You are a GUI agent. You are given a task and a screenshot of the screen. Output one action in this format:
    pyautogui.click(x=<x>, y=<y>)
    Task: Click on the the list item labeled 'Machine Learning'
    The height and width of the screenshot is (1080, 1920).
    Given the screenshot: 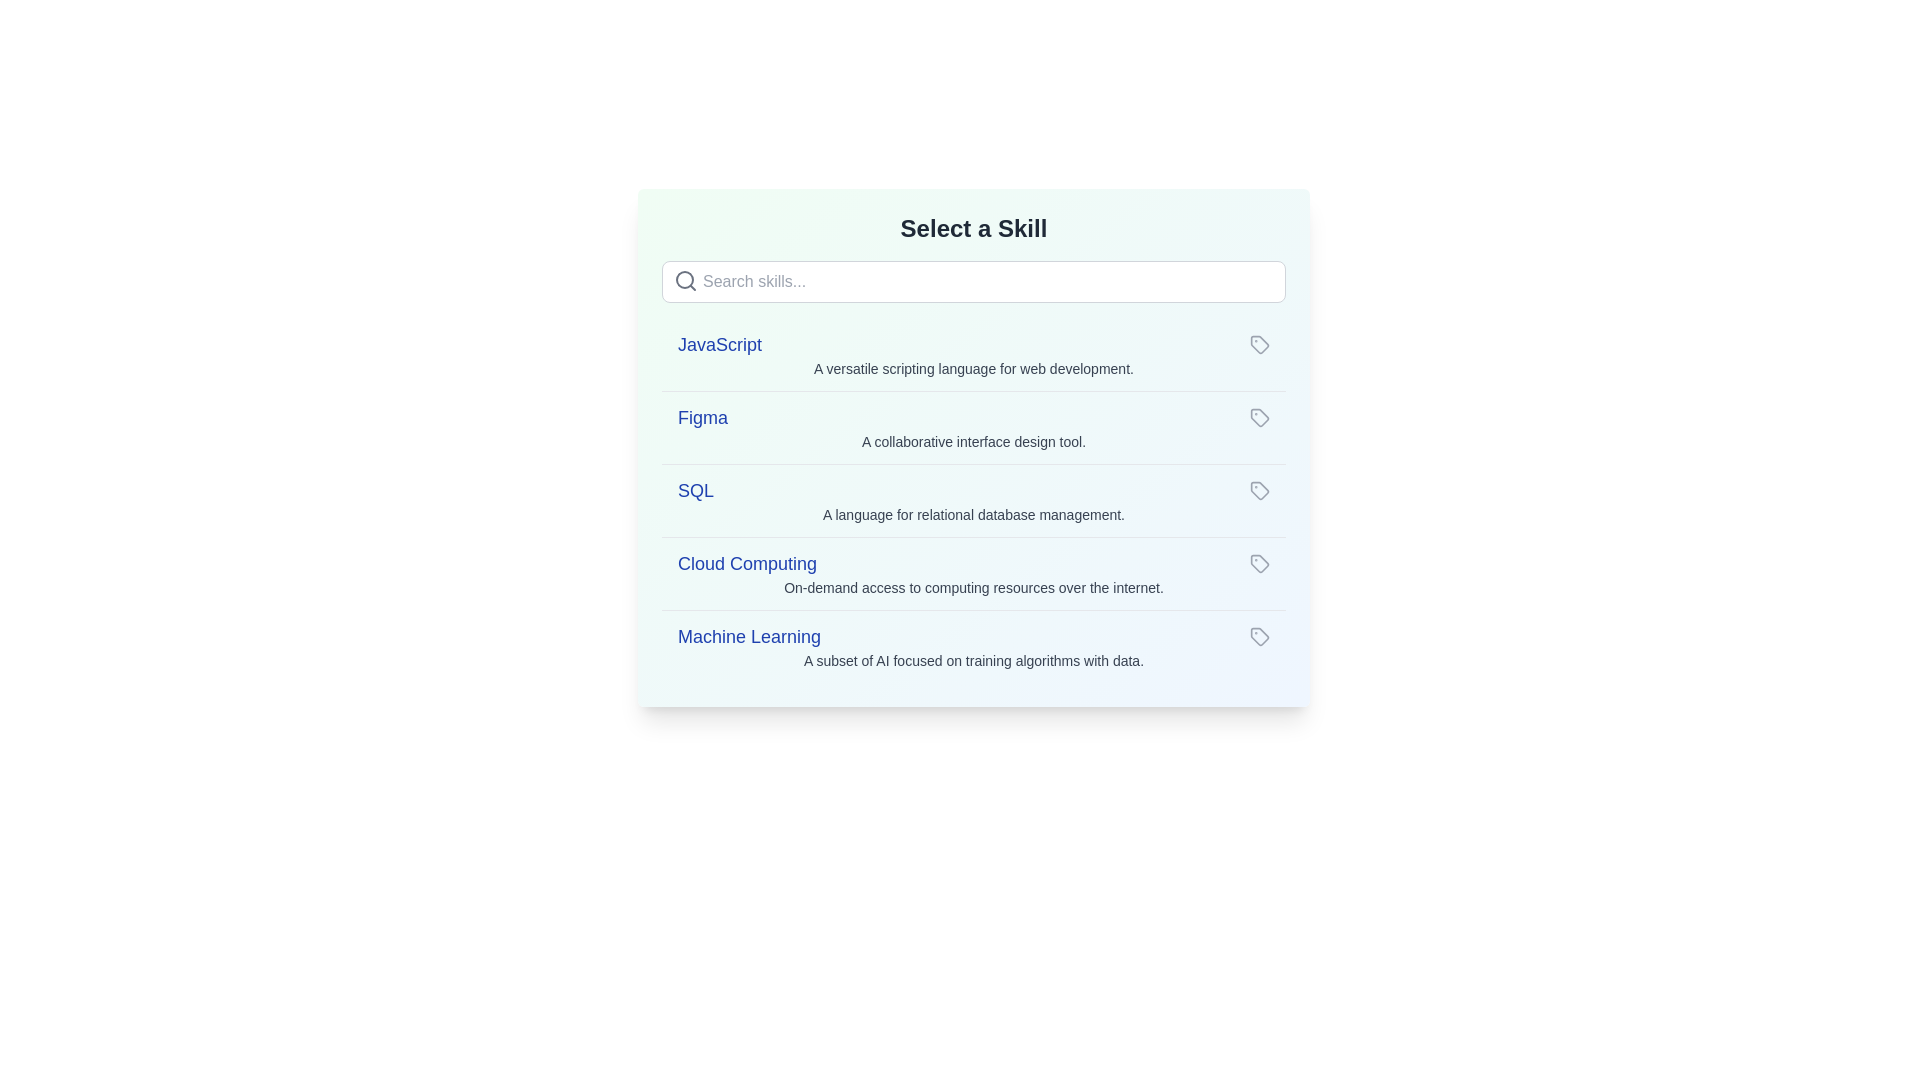 What is the action you would take?
    pyautogui.click(x=974, y=646)
    